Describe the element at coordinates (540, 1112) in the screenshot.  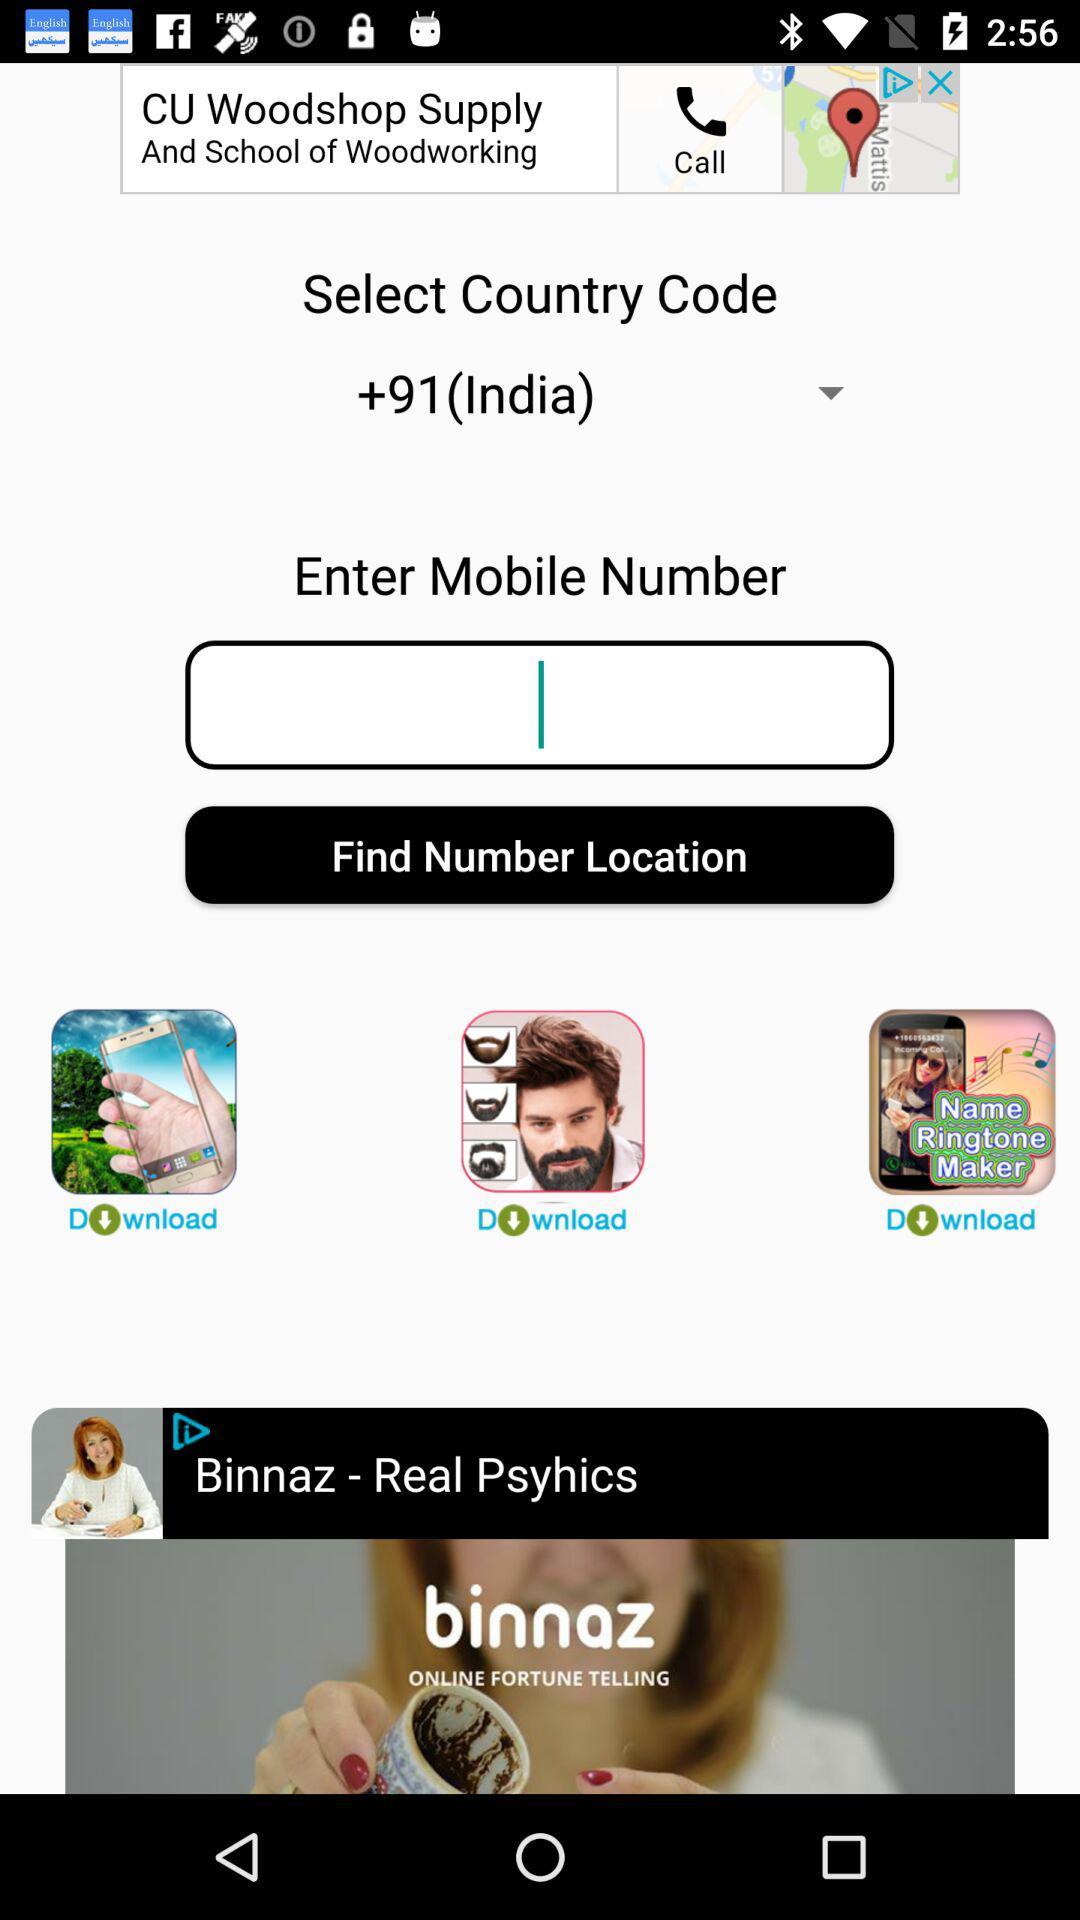
I see `download app` at that location.